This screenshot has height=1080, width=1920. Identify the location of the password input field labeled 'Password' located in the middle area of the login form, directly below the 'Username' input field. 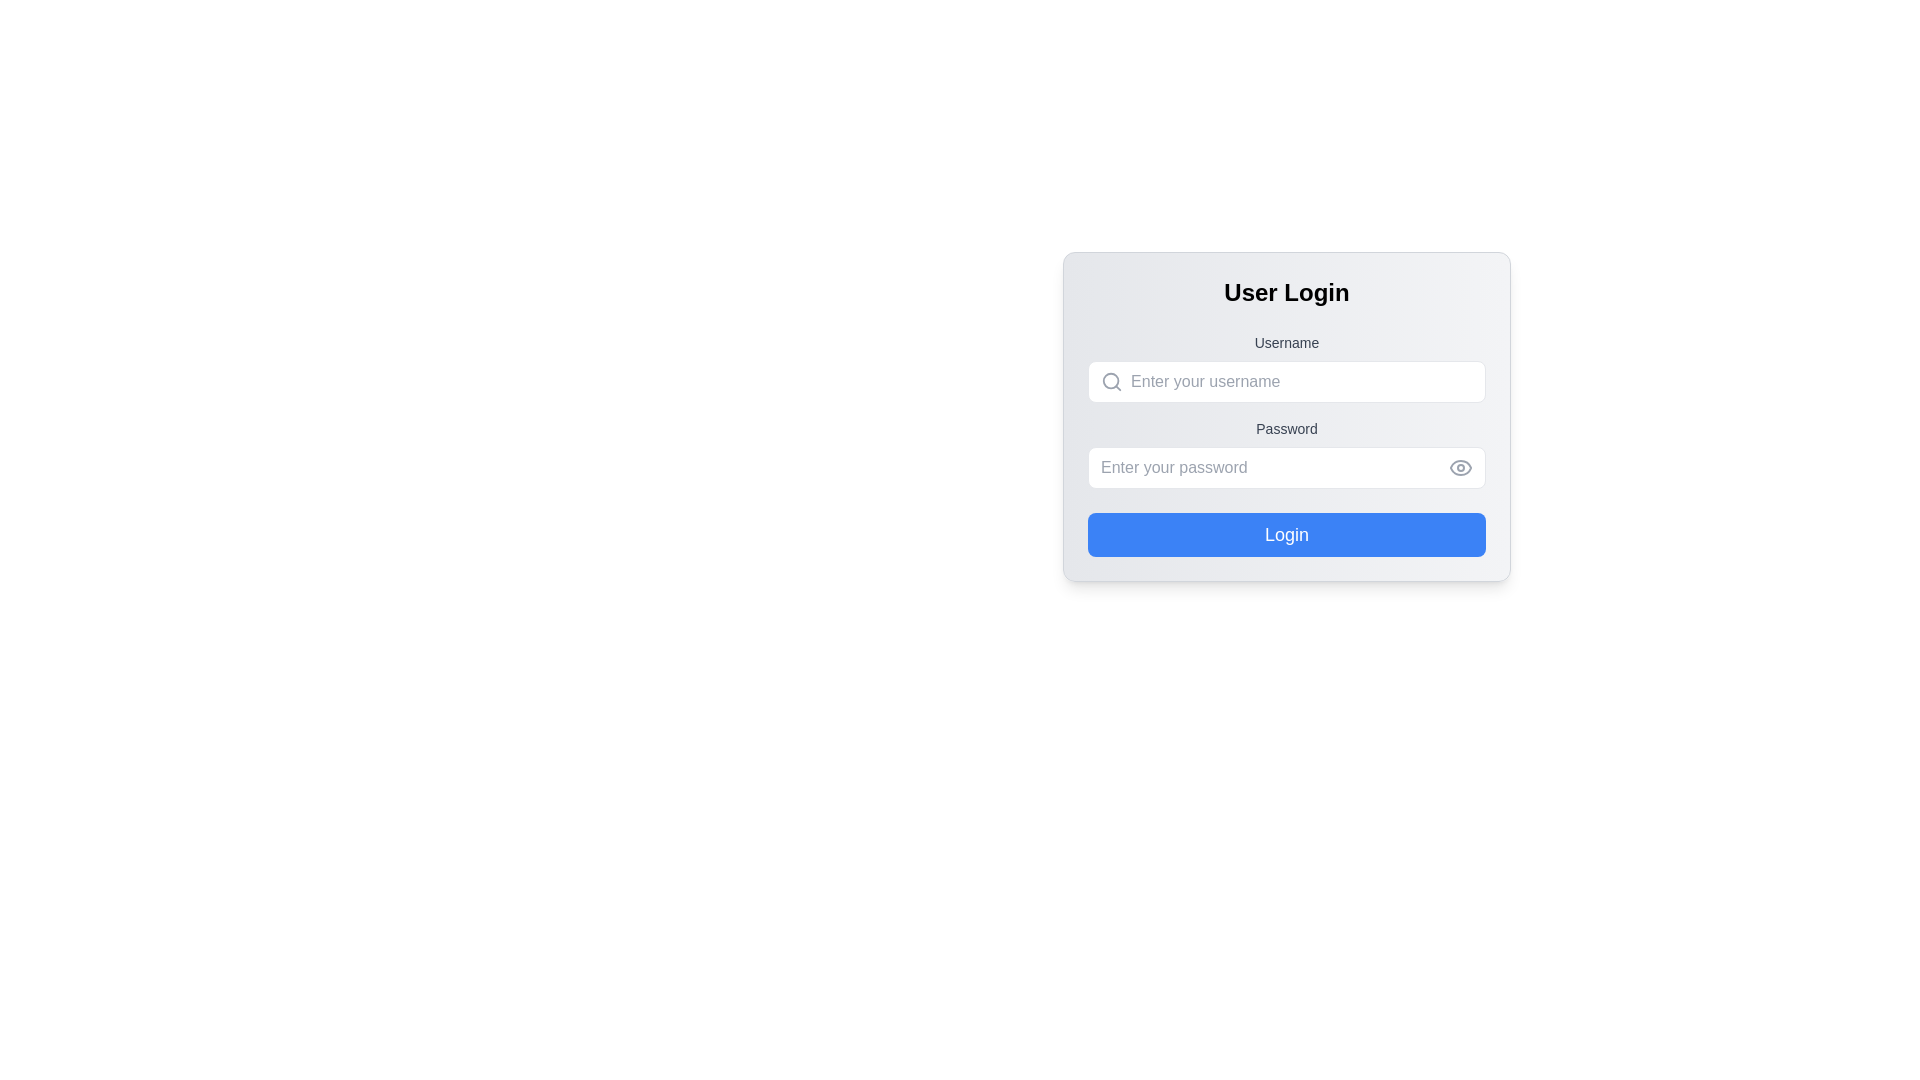
(1286, 454).